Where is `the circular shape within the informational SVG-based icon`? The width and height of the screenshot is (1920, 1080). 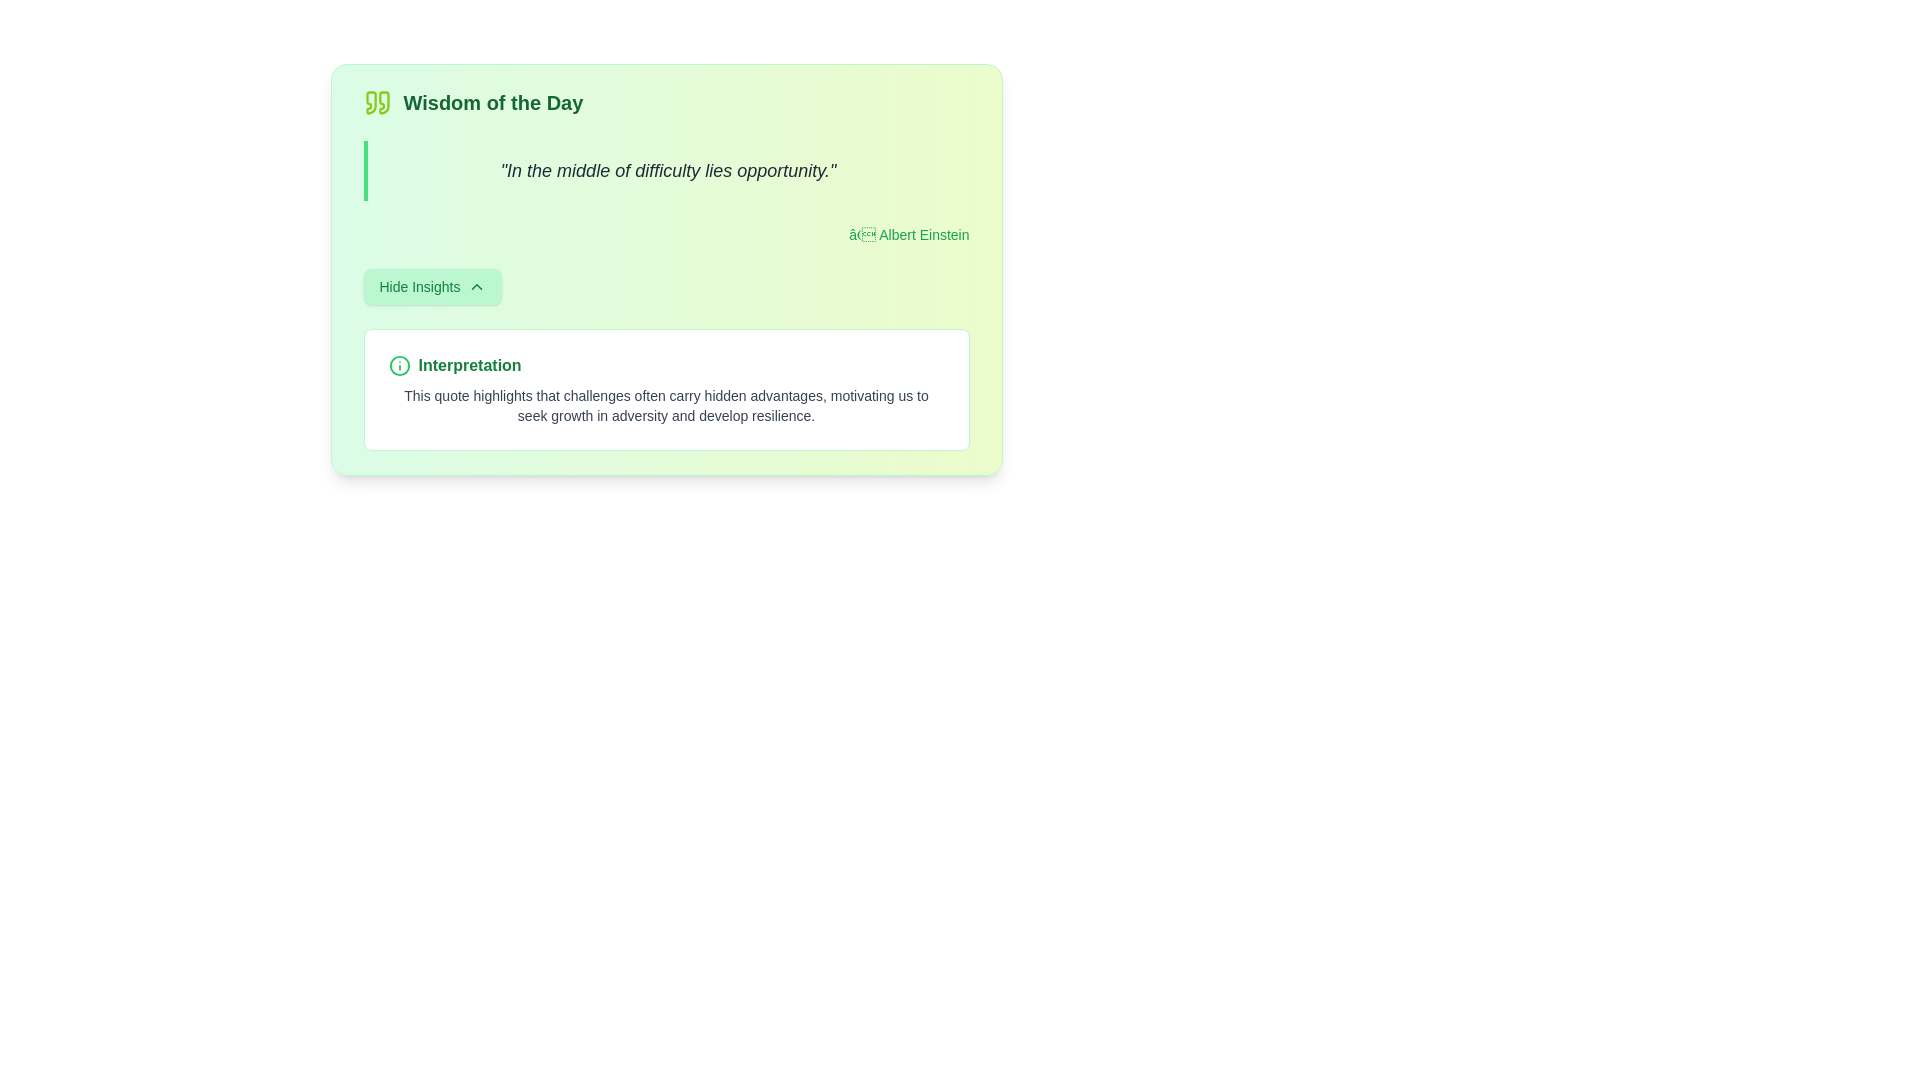 the circular shape within the informational SVG-based icon is located at coordinates (399, 366).